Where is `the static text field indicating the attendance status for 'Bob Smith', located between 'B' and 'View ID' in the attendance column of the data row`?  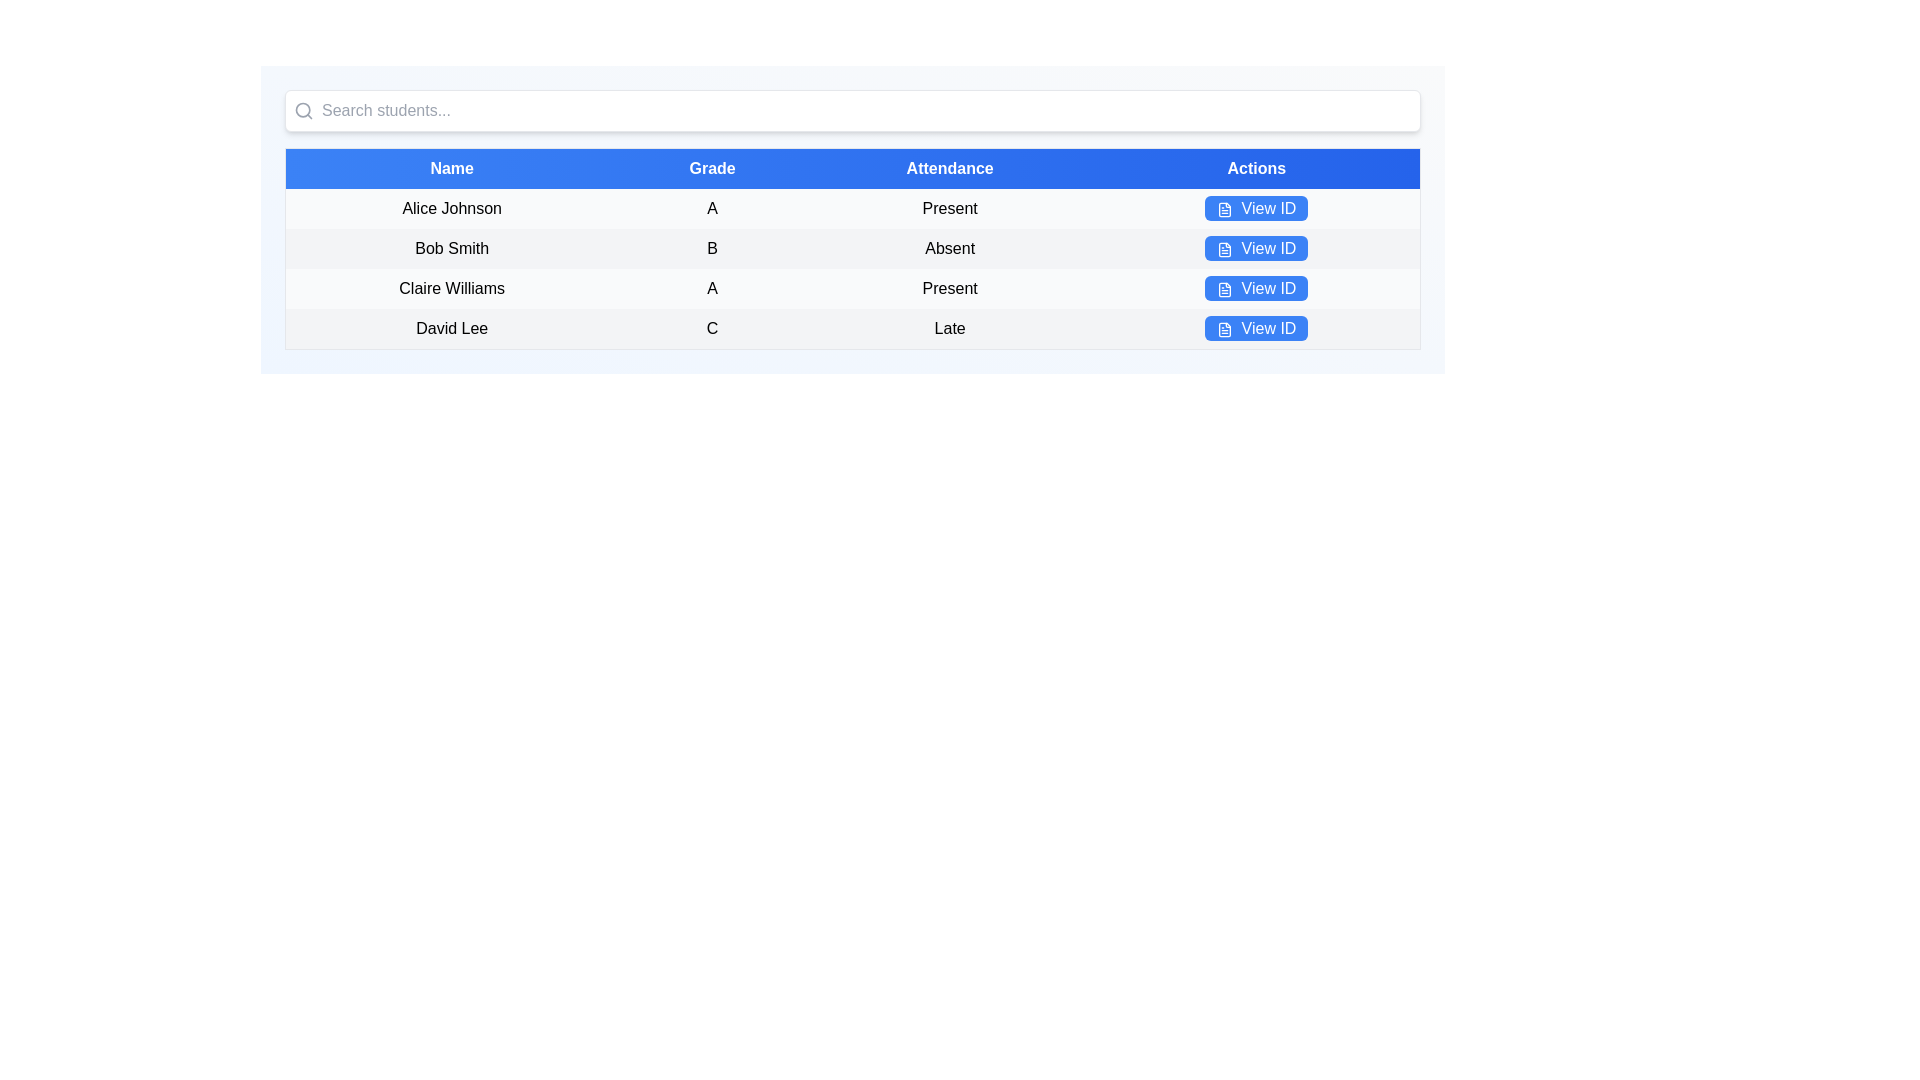
the static text field indicating the attendance status for 'Bob Smith', located between 'B' and 'View ID' in the attendance column of the data row is located at coordinates (949, 248).